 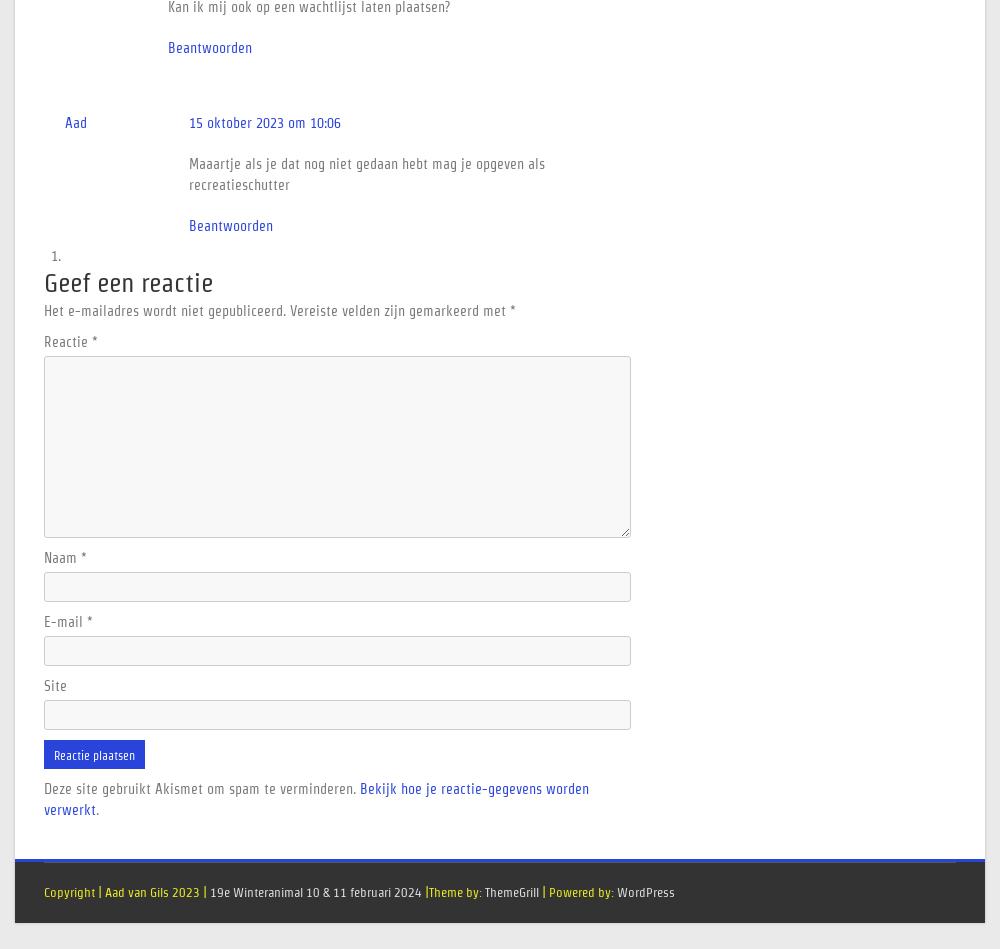 What do you see at coordinates (44, 891) in the screenshot?
I see `'Copyright | Aad van Gils 2023 |'` at bounding box center [44, 891].